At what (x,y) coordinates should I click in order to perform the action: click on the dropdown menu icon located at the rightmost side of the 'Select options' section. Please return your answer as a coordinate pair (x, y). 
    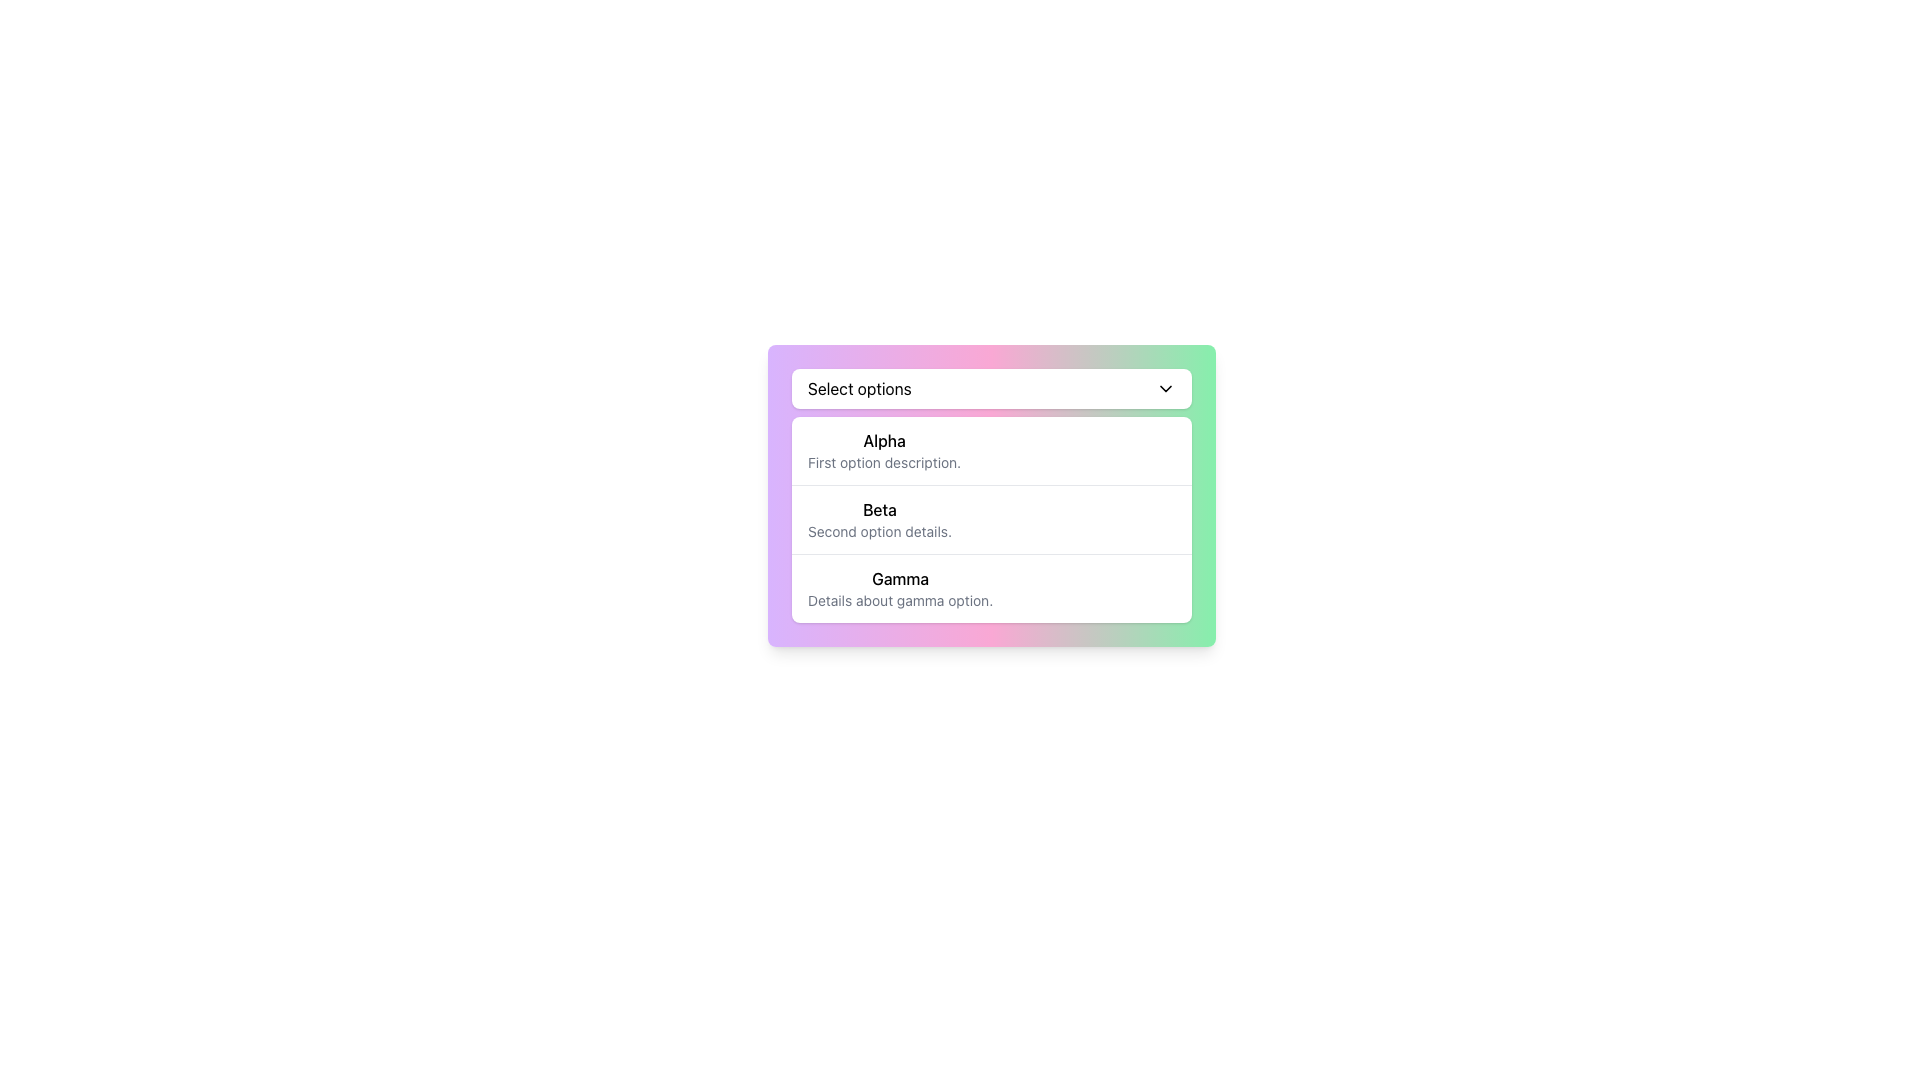
    Looking at the image, I should click on (1166, 389).